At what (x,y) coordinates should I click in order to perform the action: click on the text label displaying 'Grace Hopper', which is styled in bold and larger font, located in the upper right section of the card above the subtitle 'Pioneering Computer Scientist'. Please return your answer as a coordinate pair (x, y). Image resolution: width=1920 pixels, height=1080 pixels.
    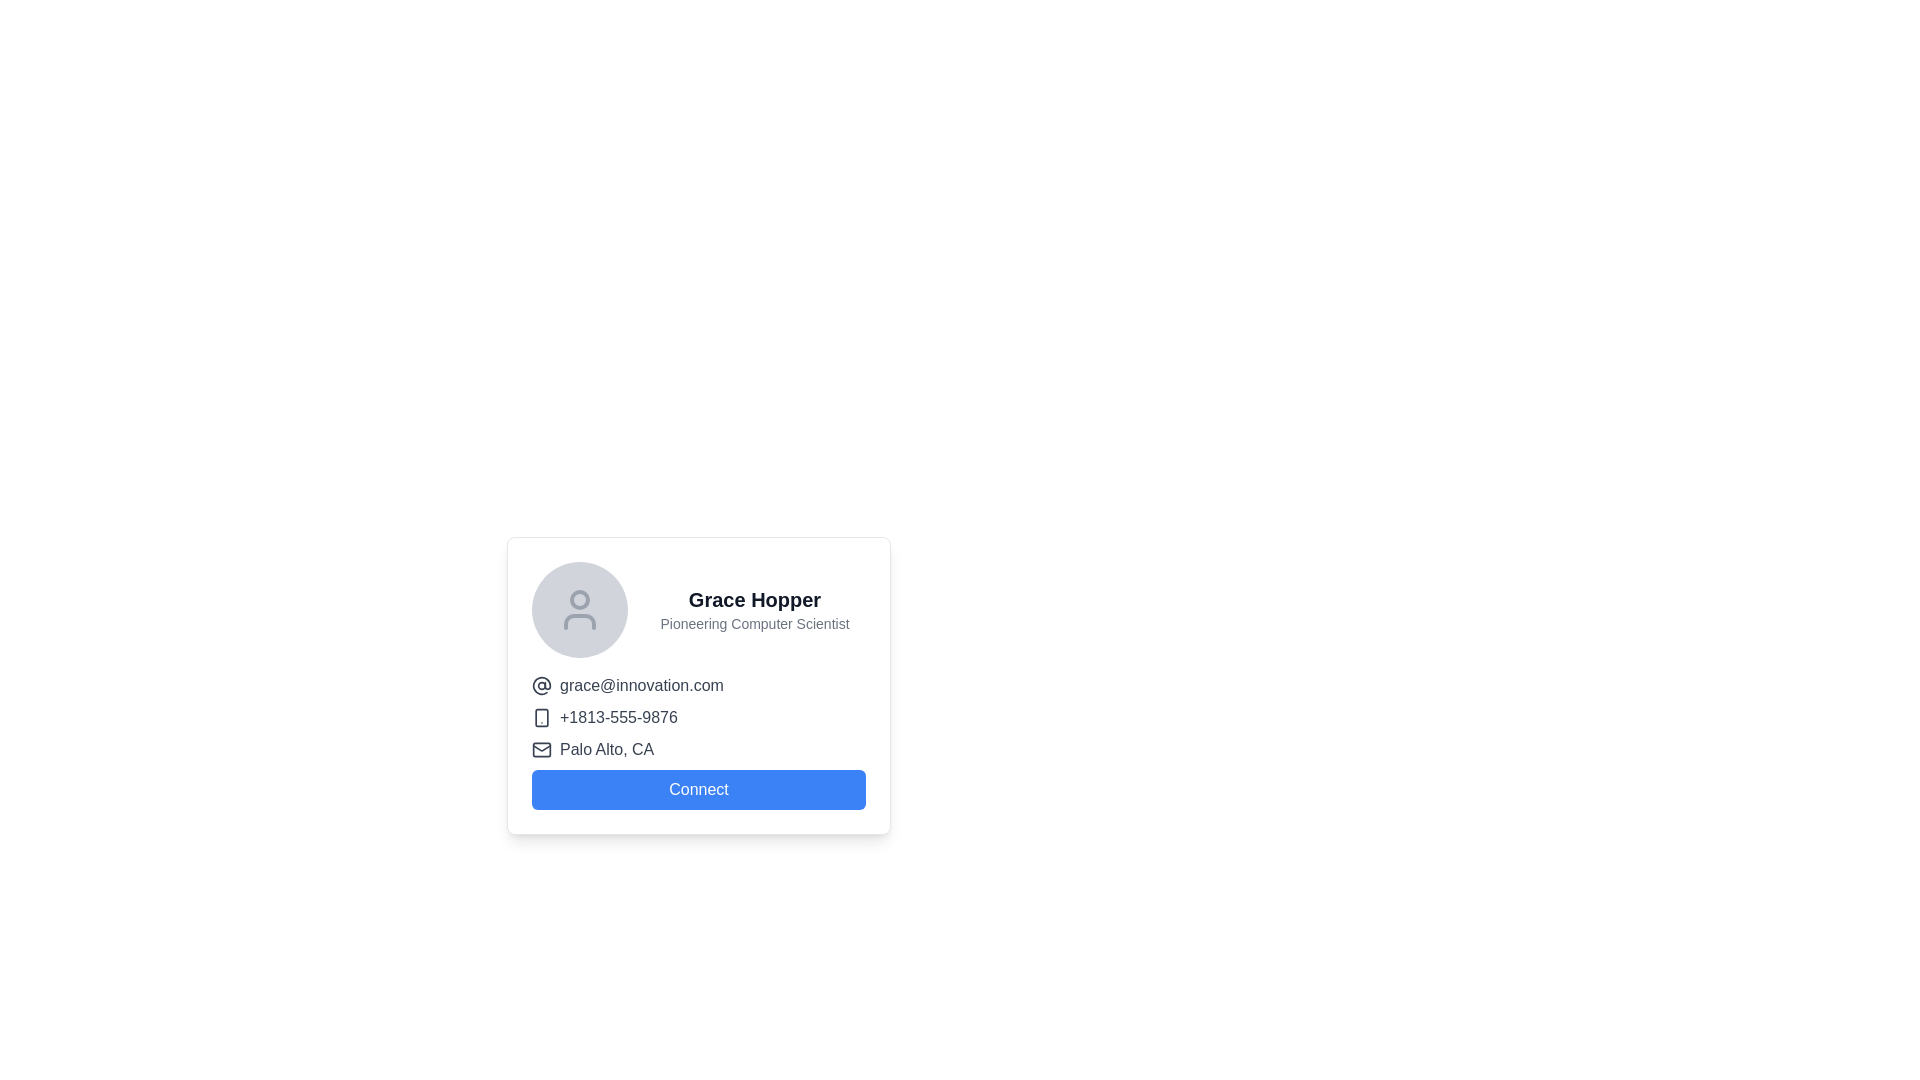
    Looking at the image, I should click on (753, 599).